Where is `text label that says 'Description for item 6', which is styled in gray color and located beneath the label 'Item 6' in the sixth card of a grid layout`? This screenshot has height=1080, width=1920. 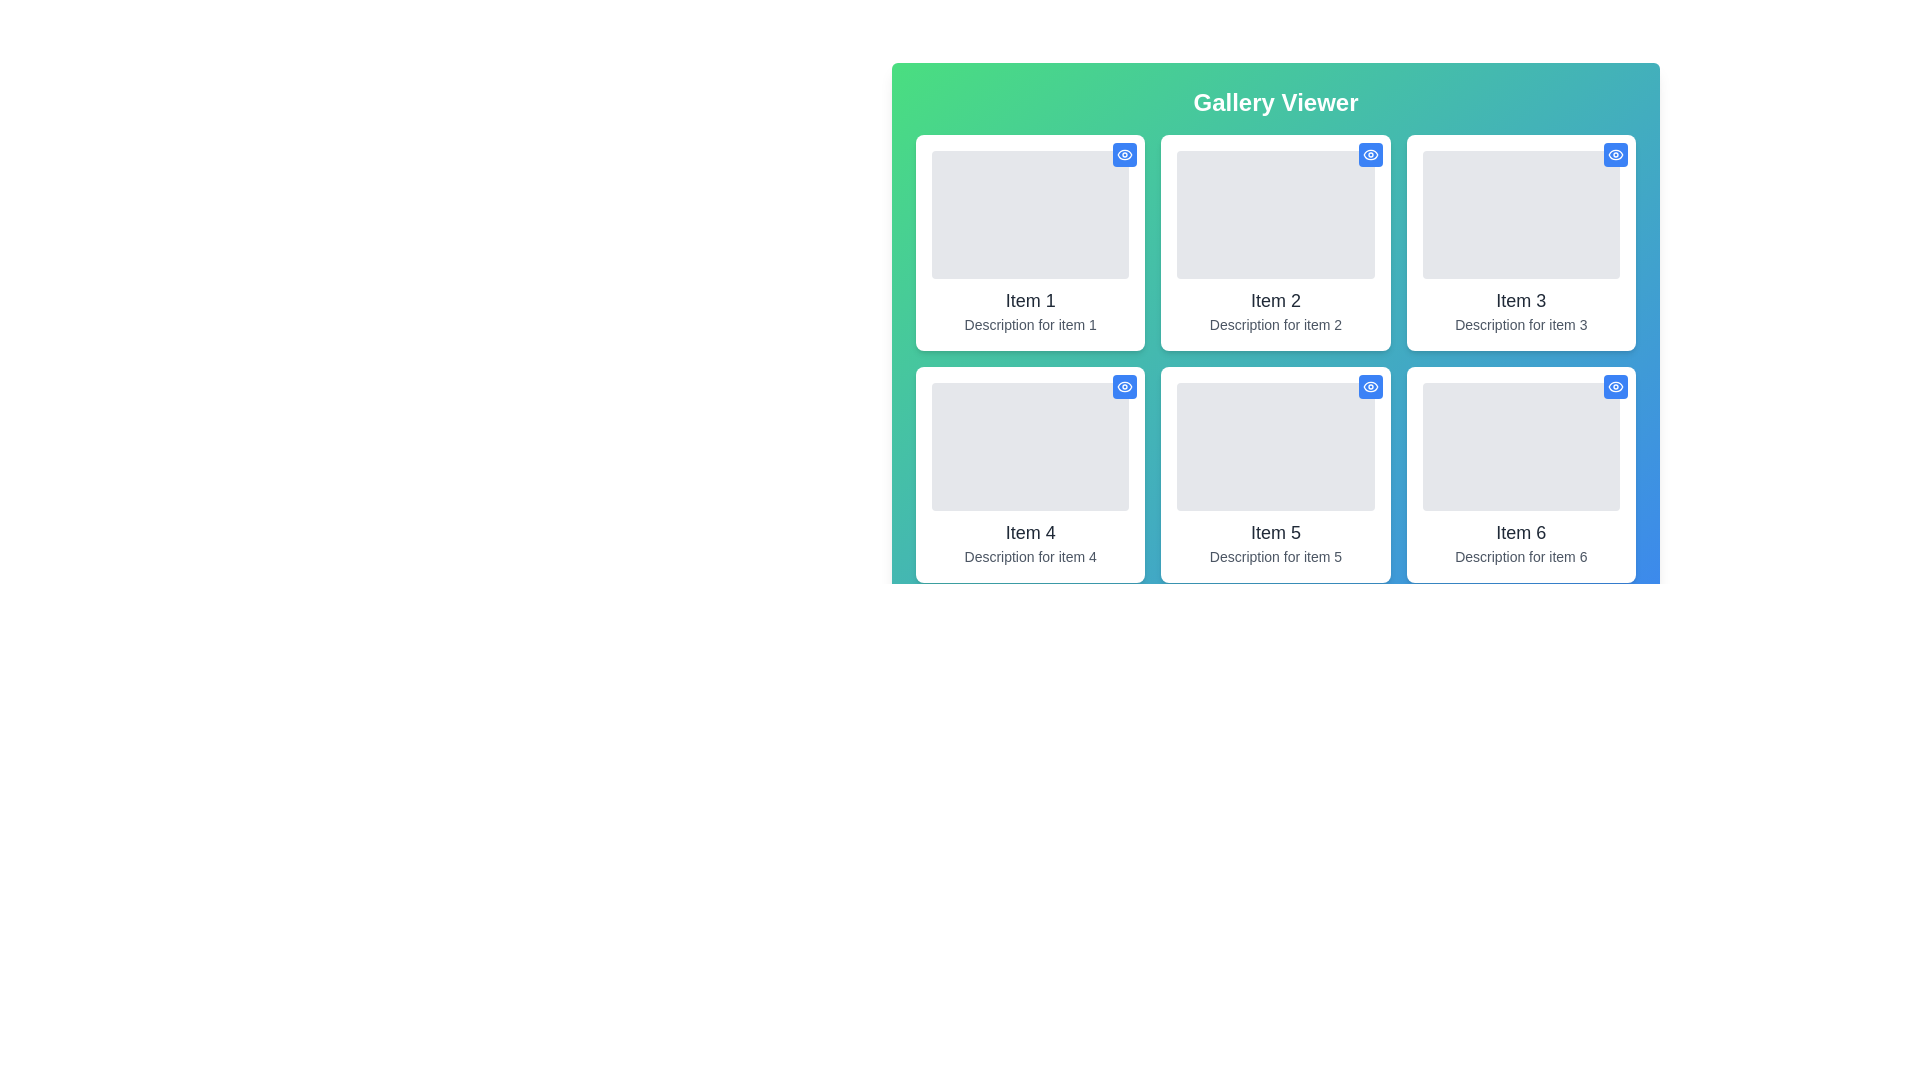 text label that says 'Description for item 6', which is styled in gray color and located beneath the label 'Item 6' in the sixth card of a grid layout is located at coordinates (1520, 556).